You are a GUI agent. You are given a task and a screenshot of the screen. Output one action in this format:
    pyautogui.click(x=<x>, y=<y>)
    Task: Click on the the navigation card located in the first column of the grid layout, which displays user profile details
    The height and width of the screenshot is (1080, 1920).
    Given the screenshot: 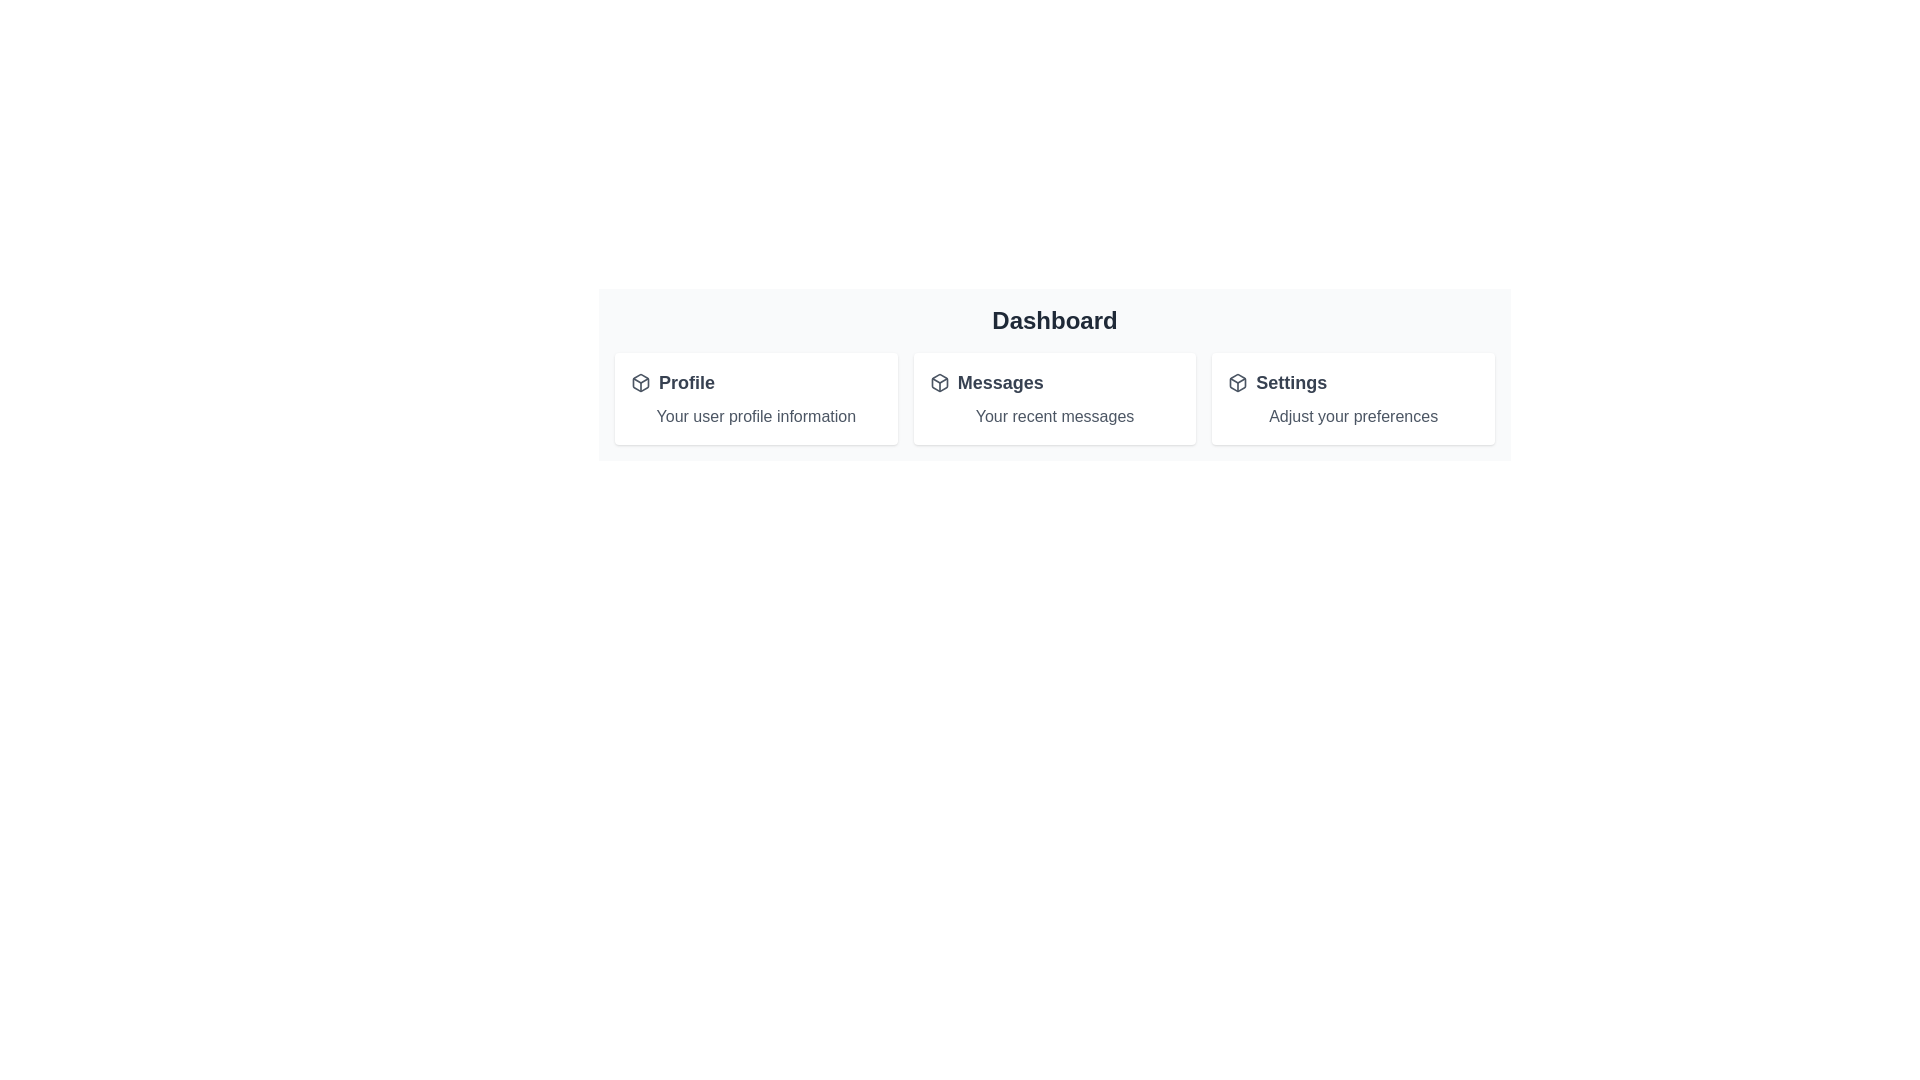 What is the action you would take?
    pyautogui.click(x=754, y=398)
    